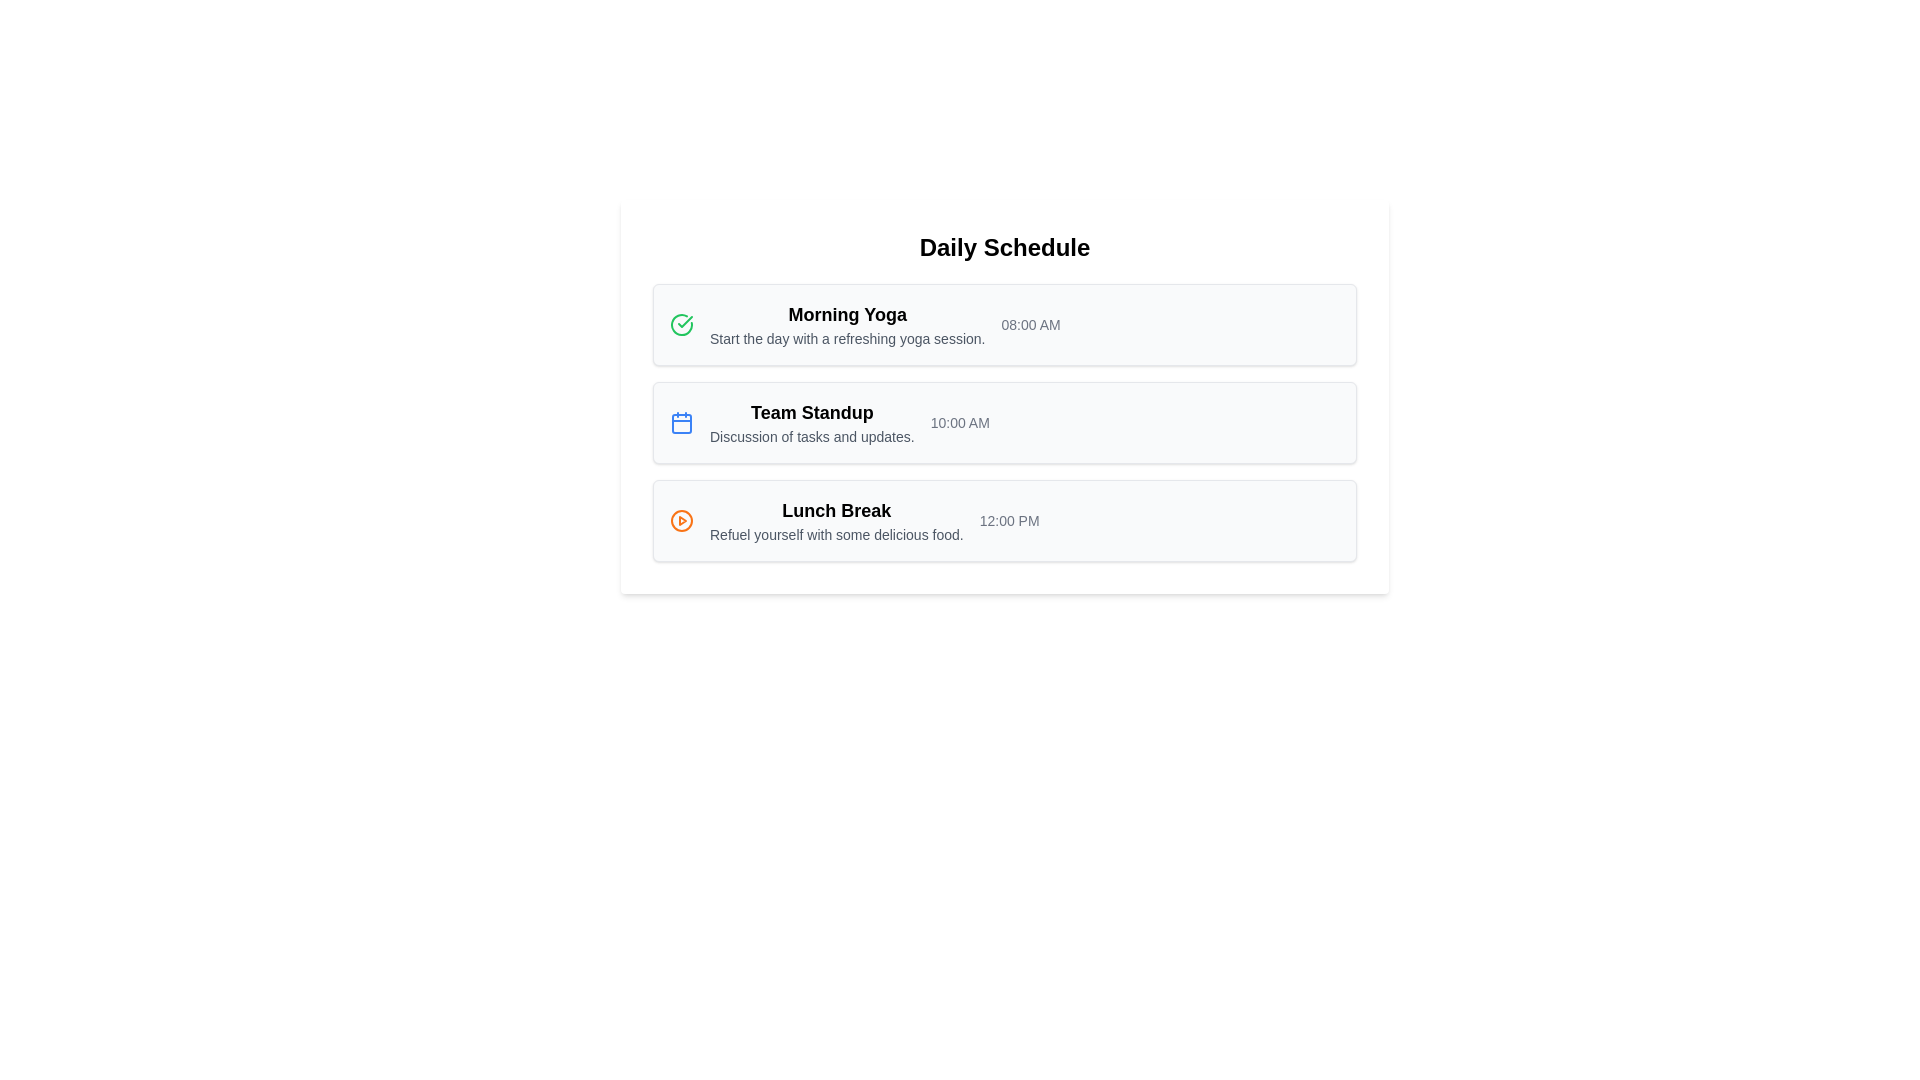 The image size is (1920, 1080). I want to click on text block containing the title and description of the scheduled activity 'Morning Yoga' in the 'Daily Schedule' section, located between the circular checkmark icon and the time indicator '08:00 AM', so click(847, 323).